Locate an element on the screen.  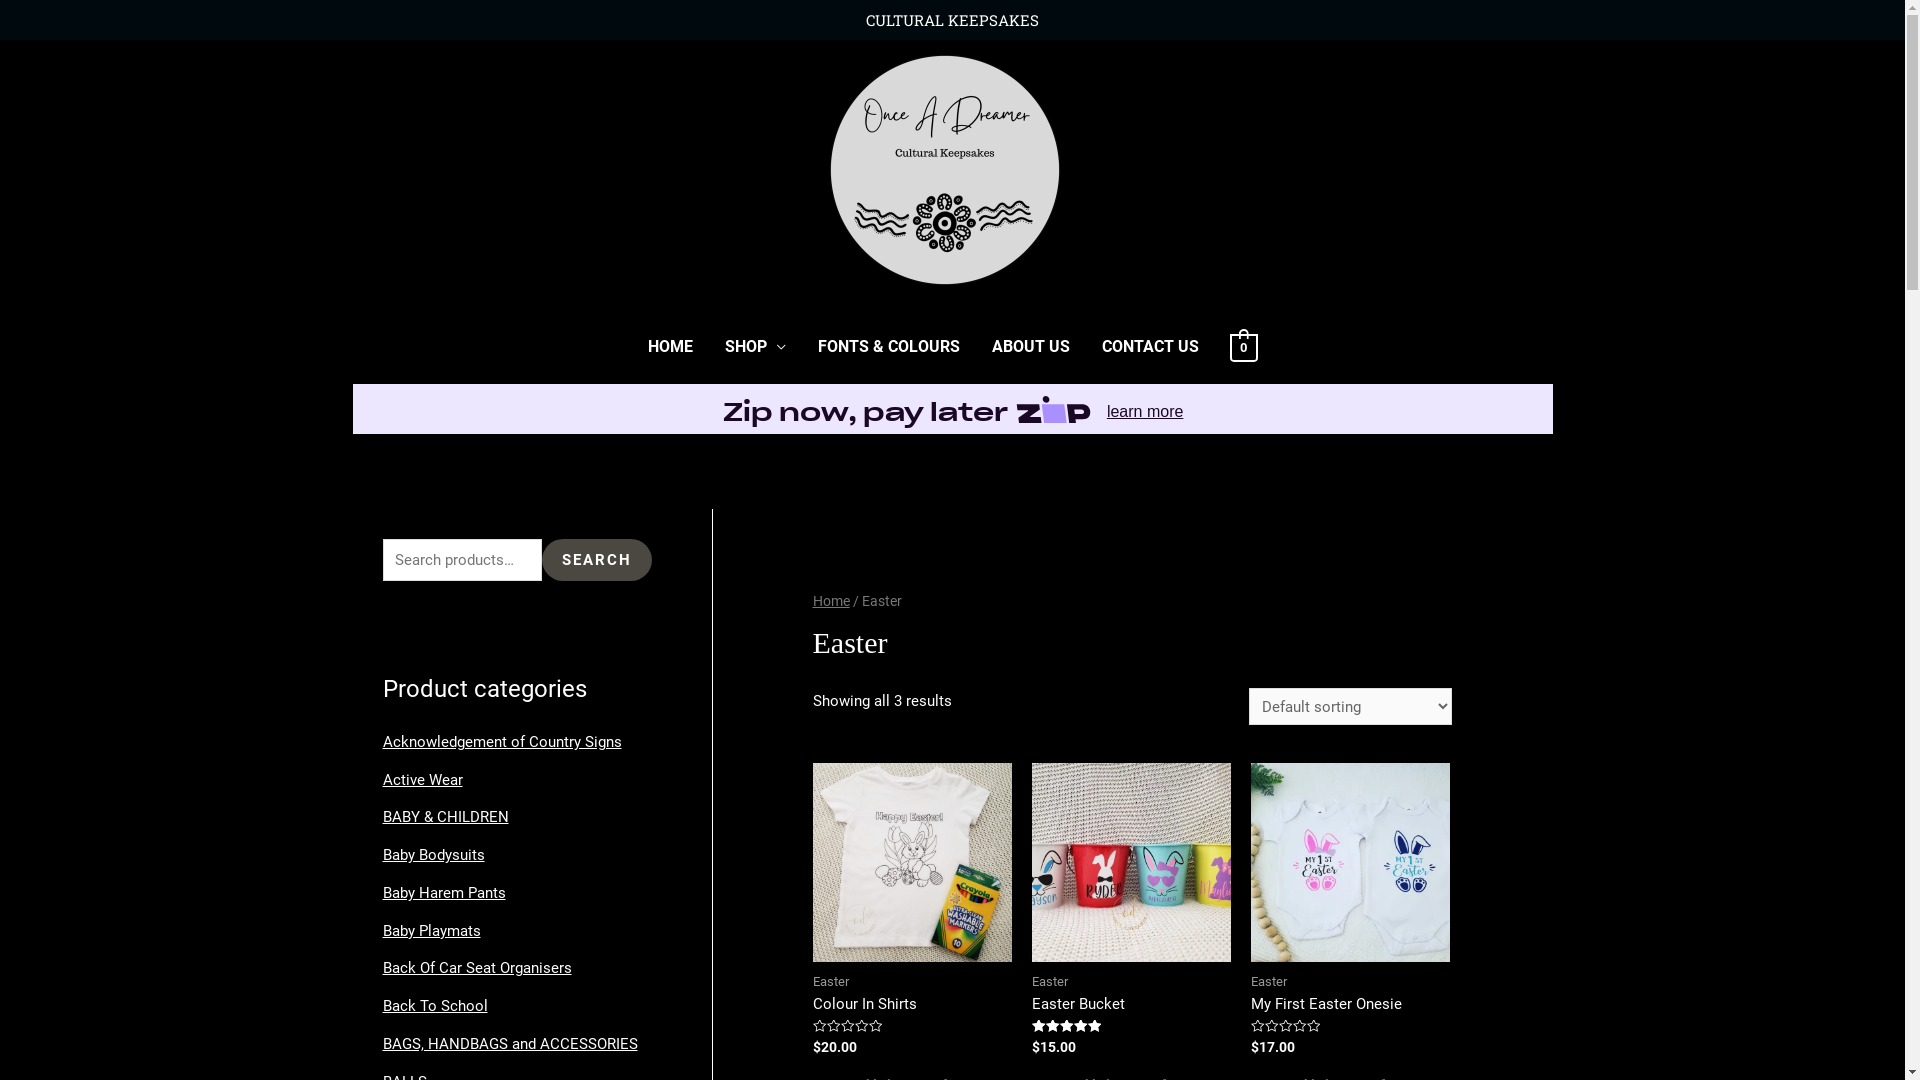
'Baby Bodysuits' is located at coordinates (431, 855).